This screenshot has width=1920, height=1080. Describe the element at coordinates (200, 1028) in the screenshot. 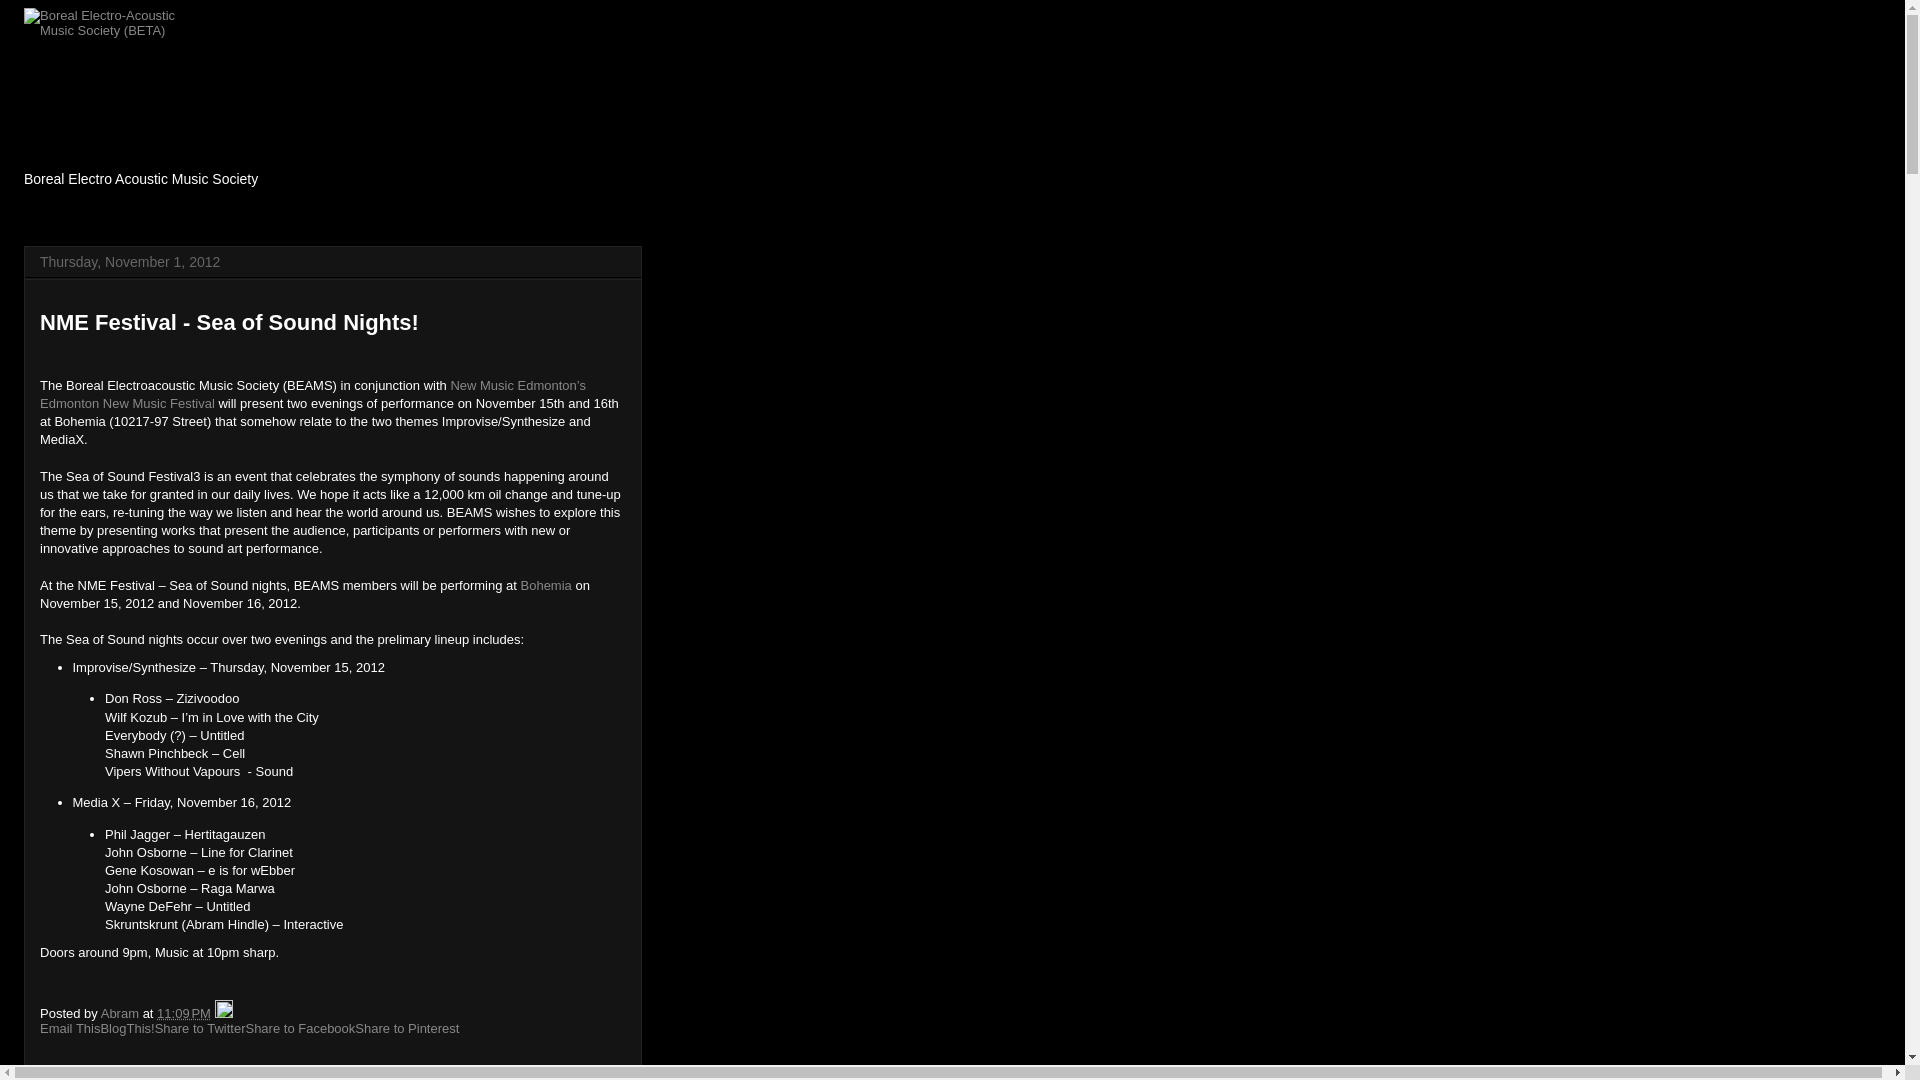

I see `'Share to Twitter'` at that location.